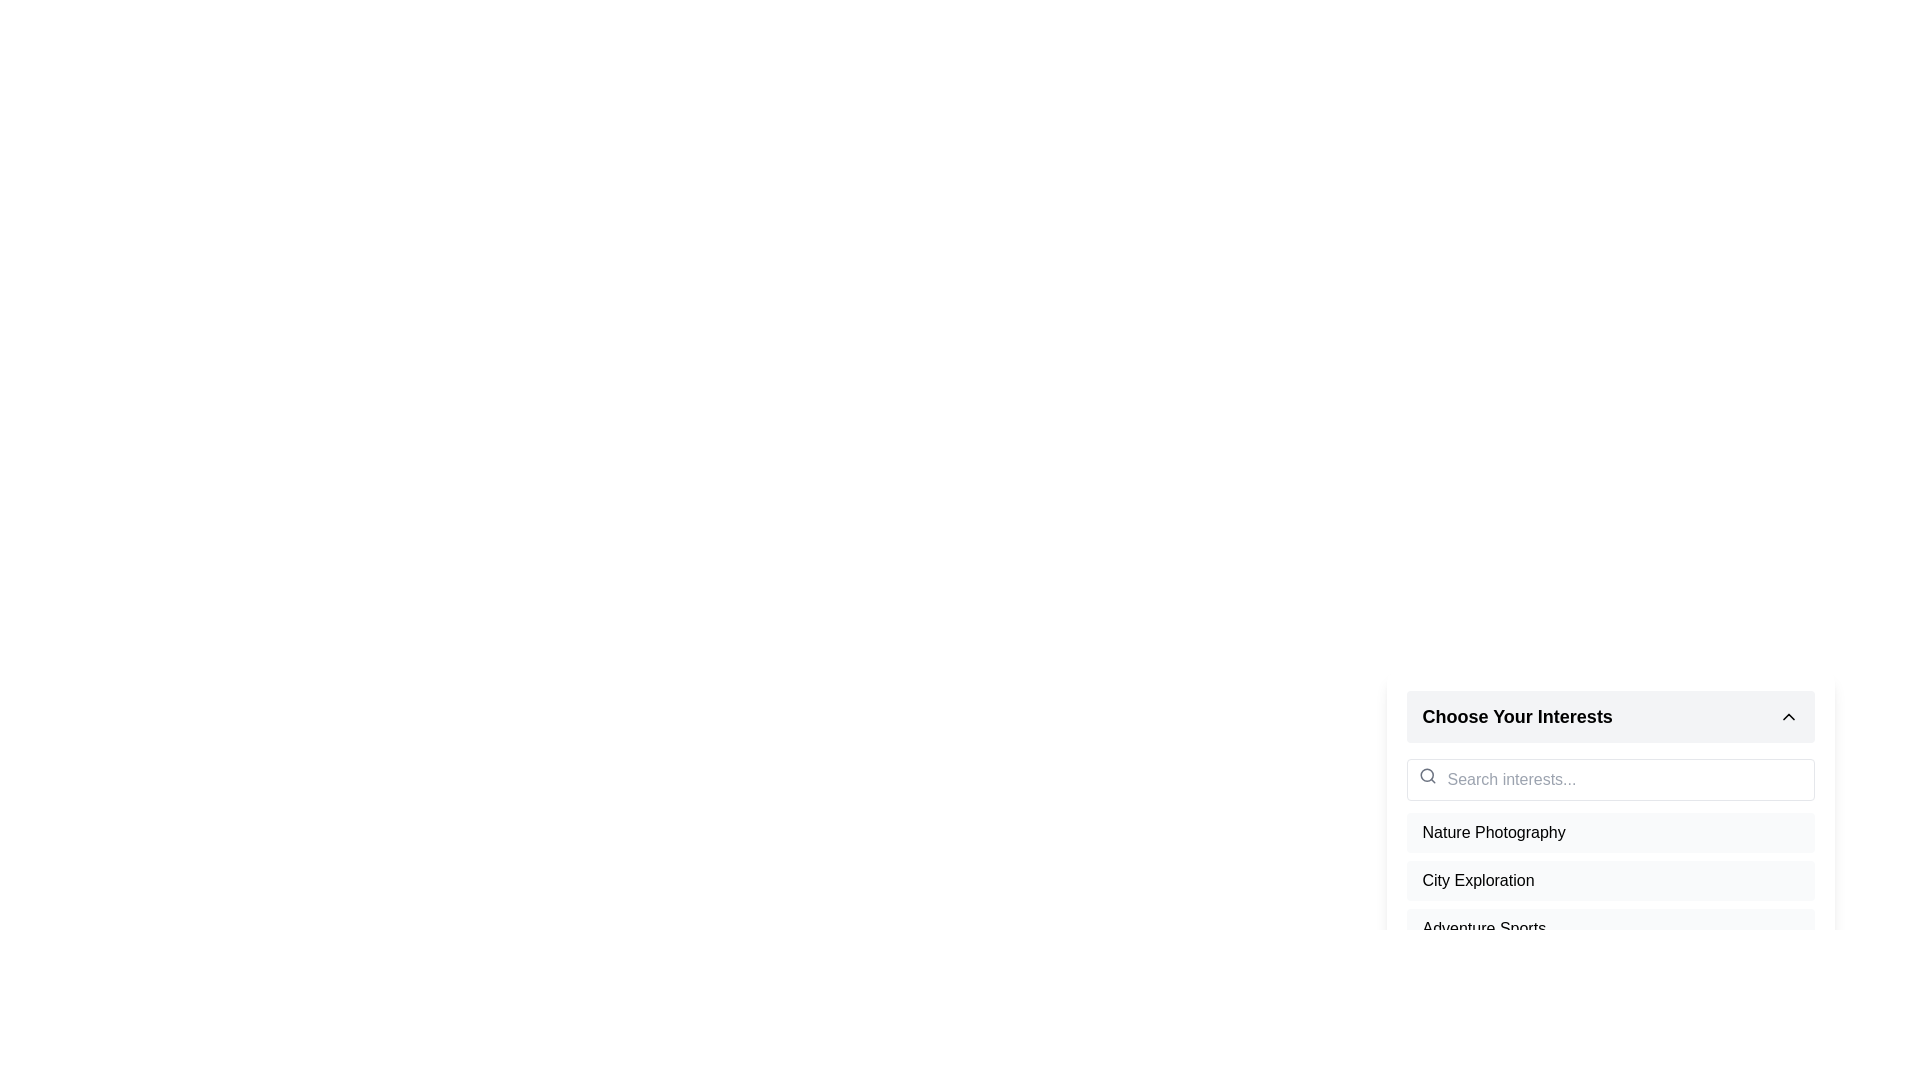 This screenshot has width=1920, height=1080. I want to click on the magnifying glass icon located to the left of the search input field to indicate the presence of a search feature, so click(1426, 774).